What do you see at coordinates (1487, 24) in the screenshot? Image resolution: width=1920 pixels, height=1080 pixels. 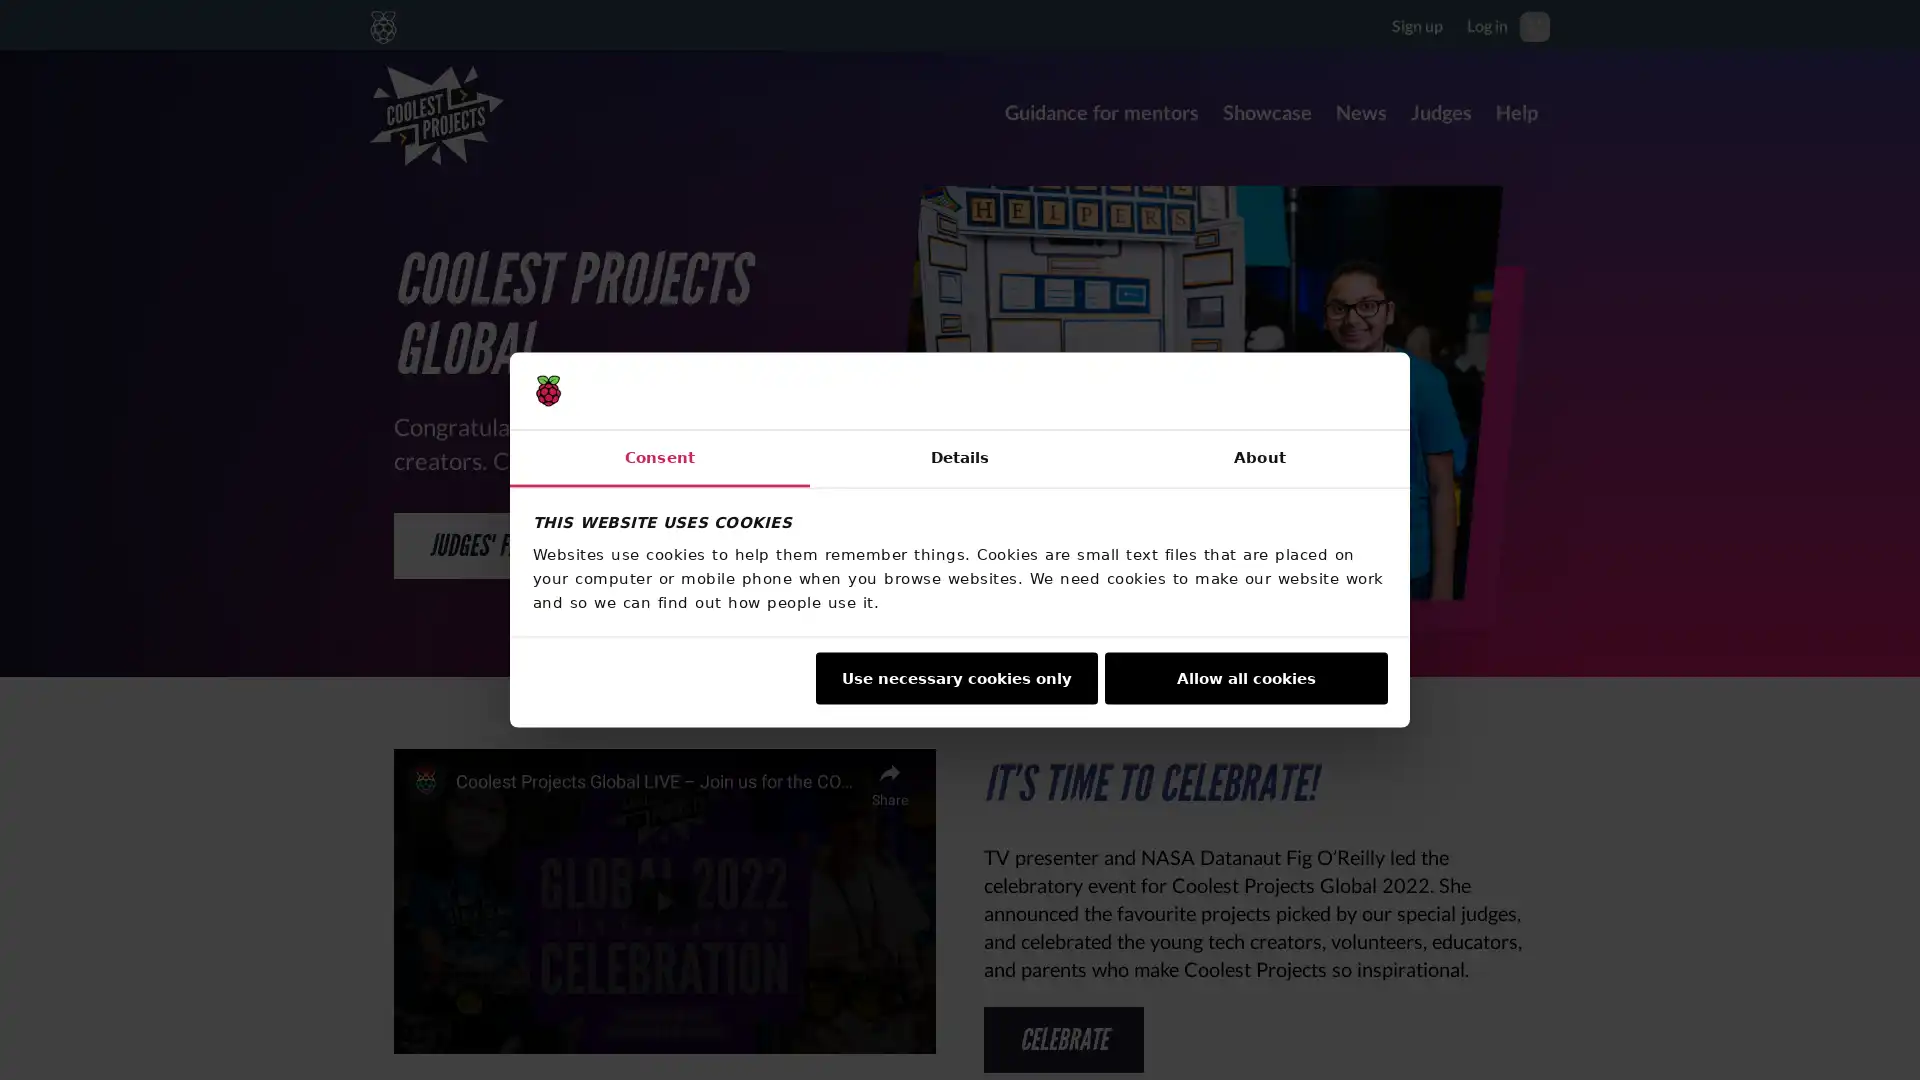 I see `Log in` at bounding box center [1487, 24].